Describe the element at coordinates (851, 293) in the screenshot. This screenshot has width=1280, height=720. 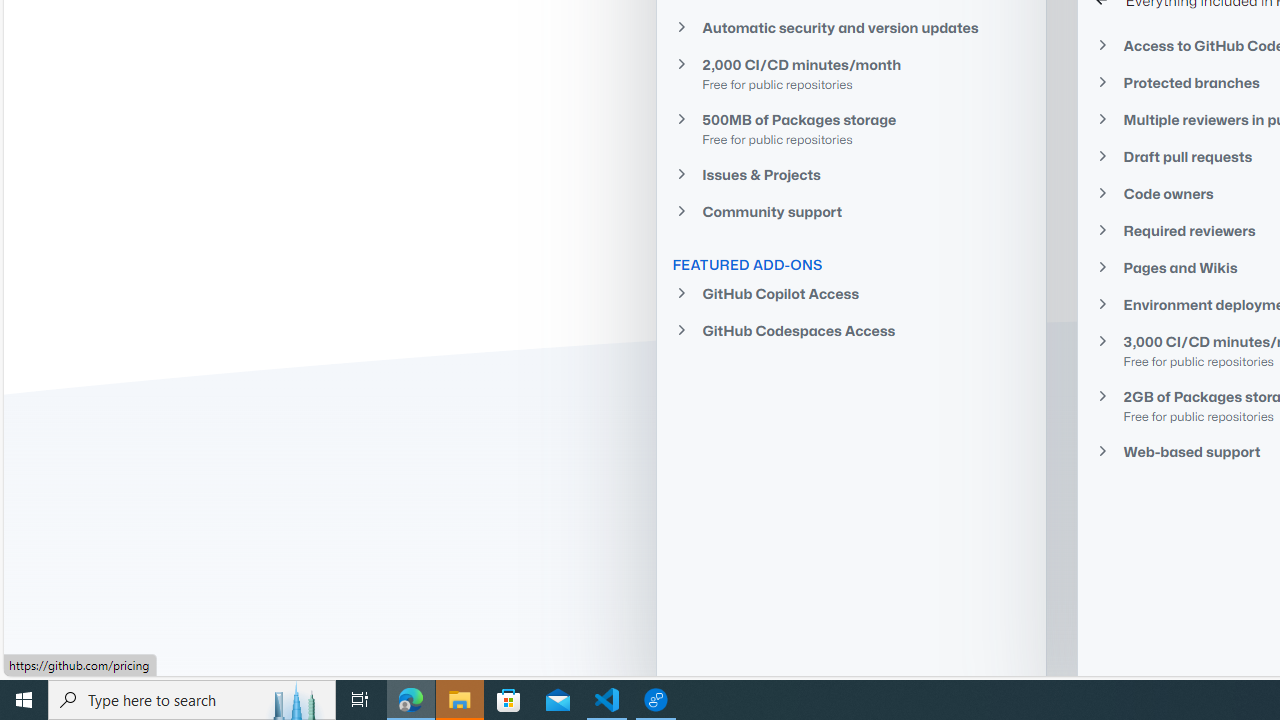
I see `'GitHub Copilot Access'` at that location.